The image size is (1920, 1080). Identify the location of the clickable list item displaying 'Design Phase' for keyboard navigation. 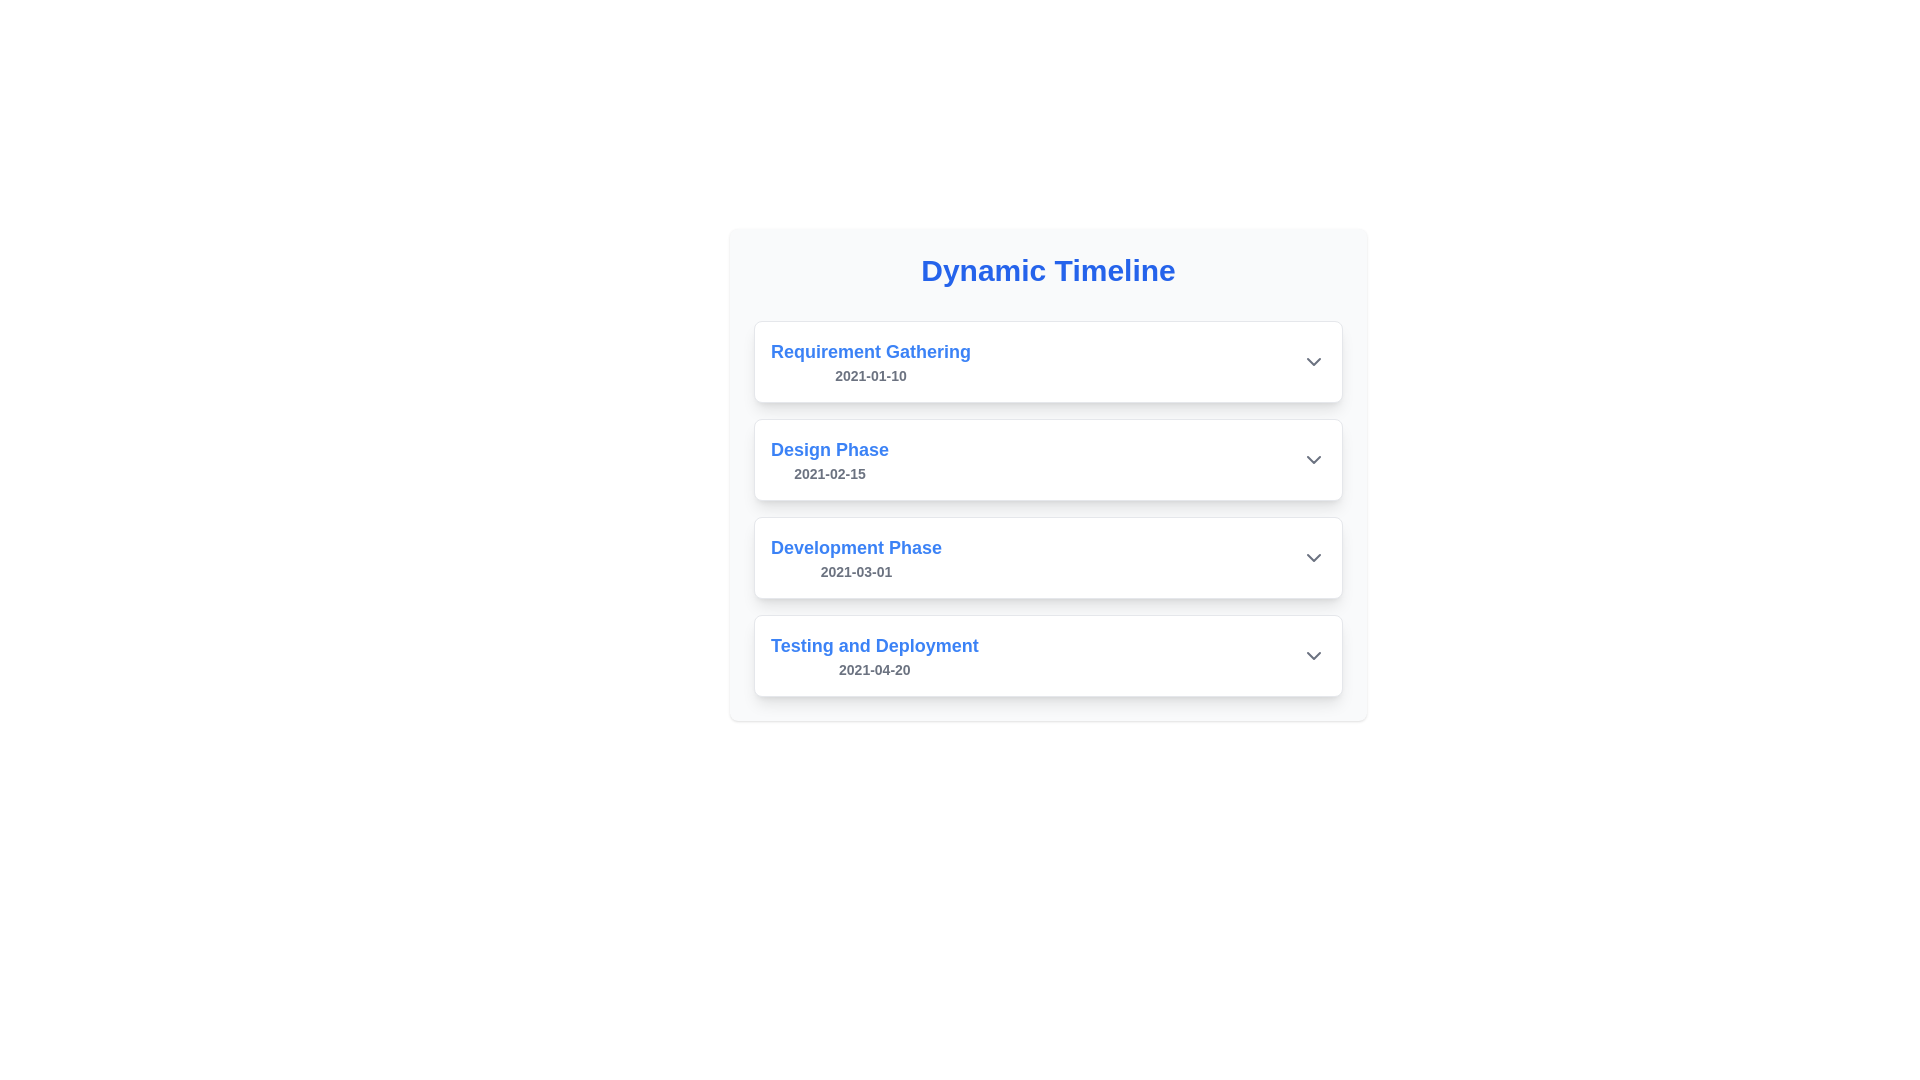
(1047, 459).